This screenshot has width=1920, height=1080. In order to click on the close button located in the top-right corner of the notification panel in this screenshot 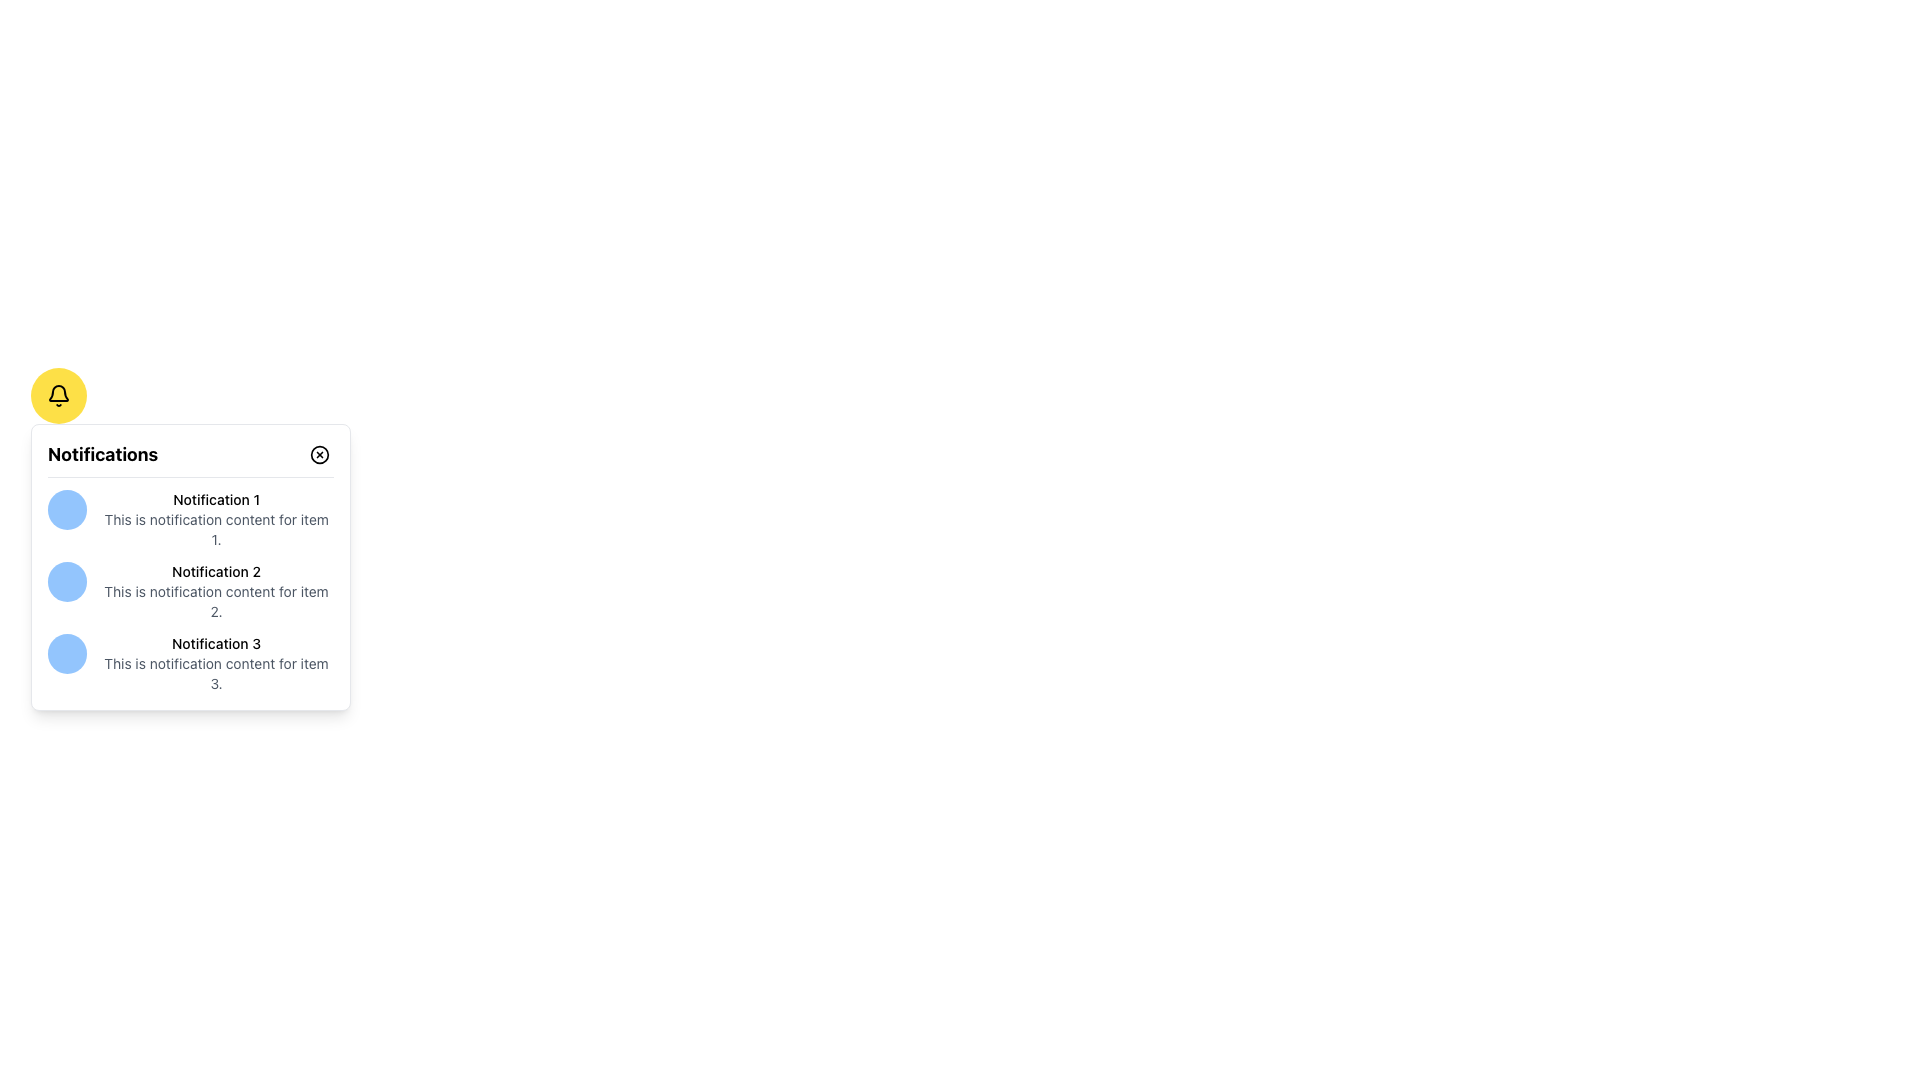, I will do `click(320, 455)`.